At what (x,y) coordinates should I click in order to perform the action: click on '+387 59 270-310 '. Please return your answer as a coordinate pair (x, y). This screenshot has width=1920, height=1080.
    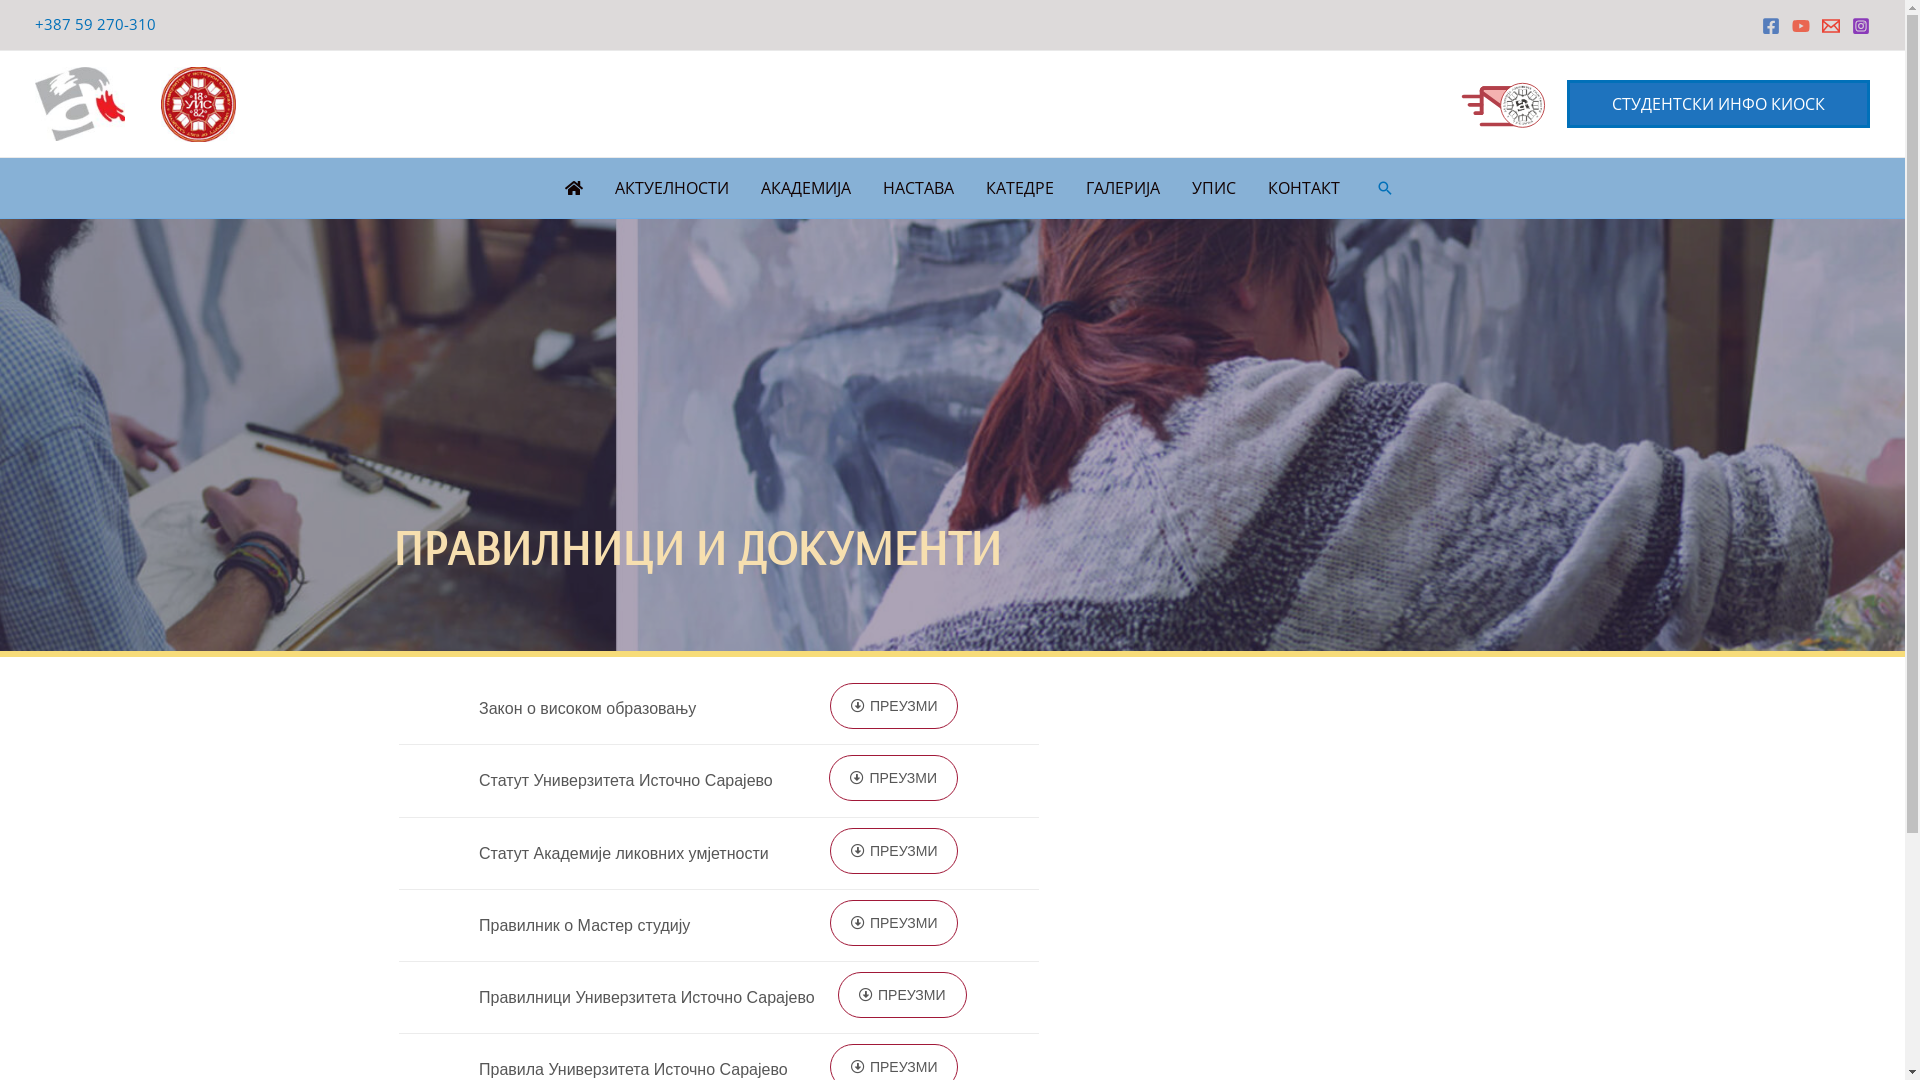
    Looking at the image, I should click on (96, 23).